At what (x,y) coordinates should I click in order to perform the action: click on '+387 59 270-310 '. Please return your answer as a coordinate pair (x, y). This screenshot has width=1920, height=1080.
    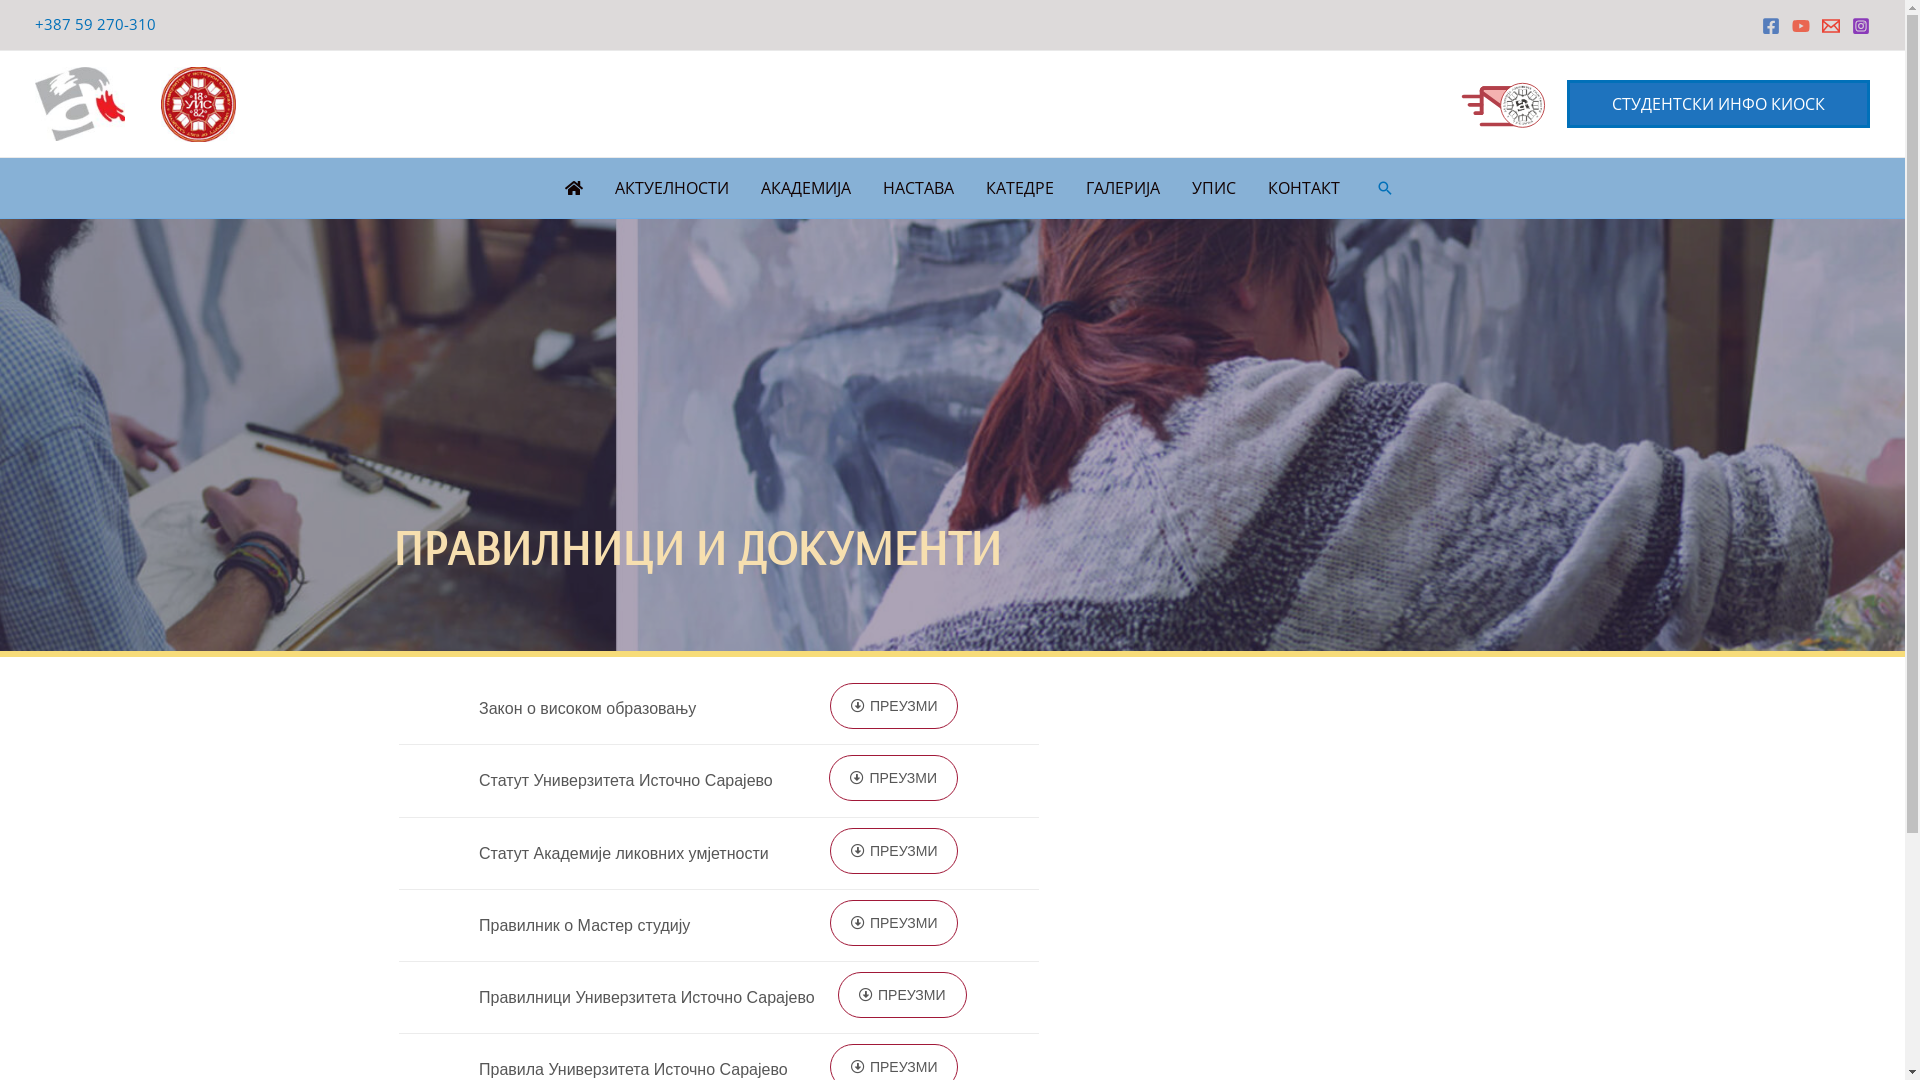
    Looking at the image, I should click on (96, 23).